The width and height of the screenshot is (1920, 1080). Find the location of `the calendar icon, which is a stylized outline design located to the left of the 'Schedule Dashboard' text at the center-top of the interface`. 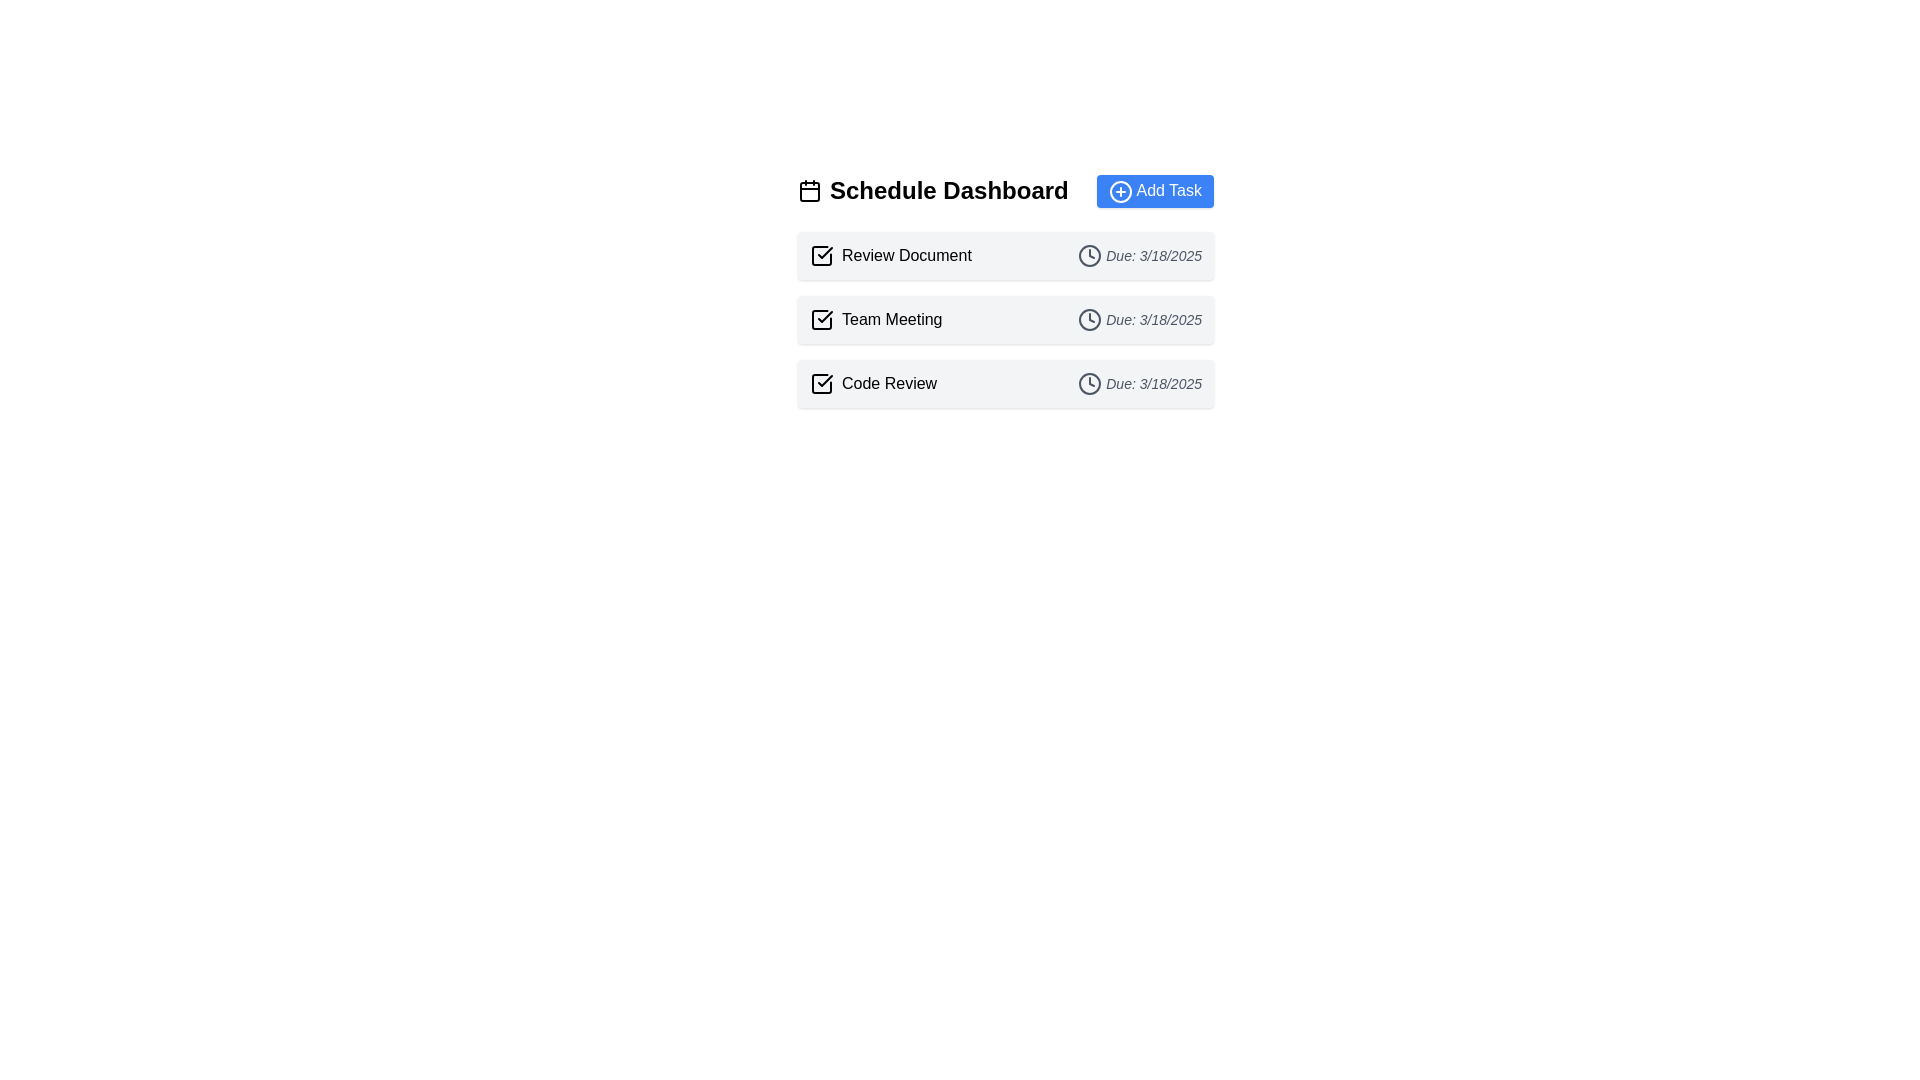

the calendar icon, which is a stylized outline design located to the left of the 'Schedule Dashboard' text at the center-top of the interface is located at coordinates (810, 191).